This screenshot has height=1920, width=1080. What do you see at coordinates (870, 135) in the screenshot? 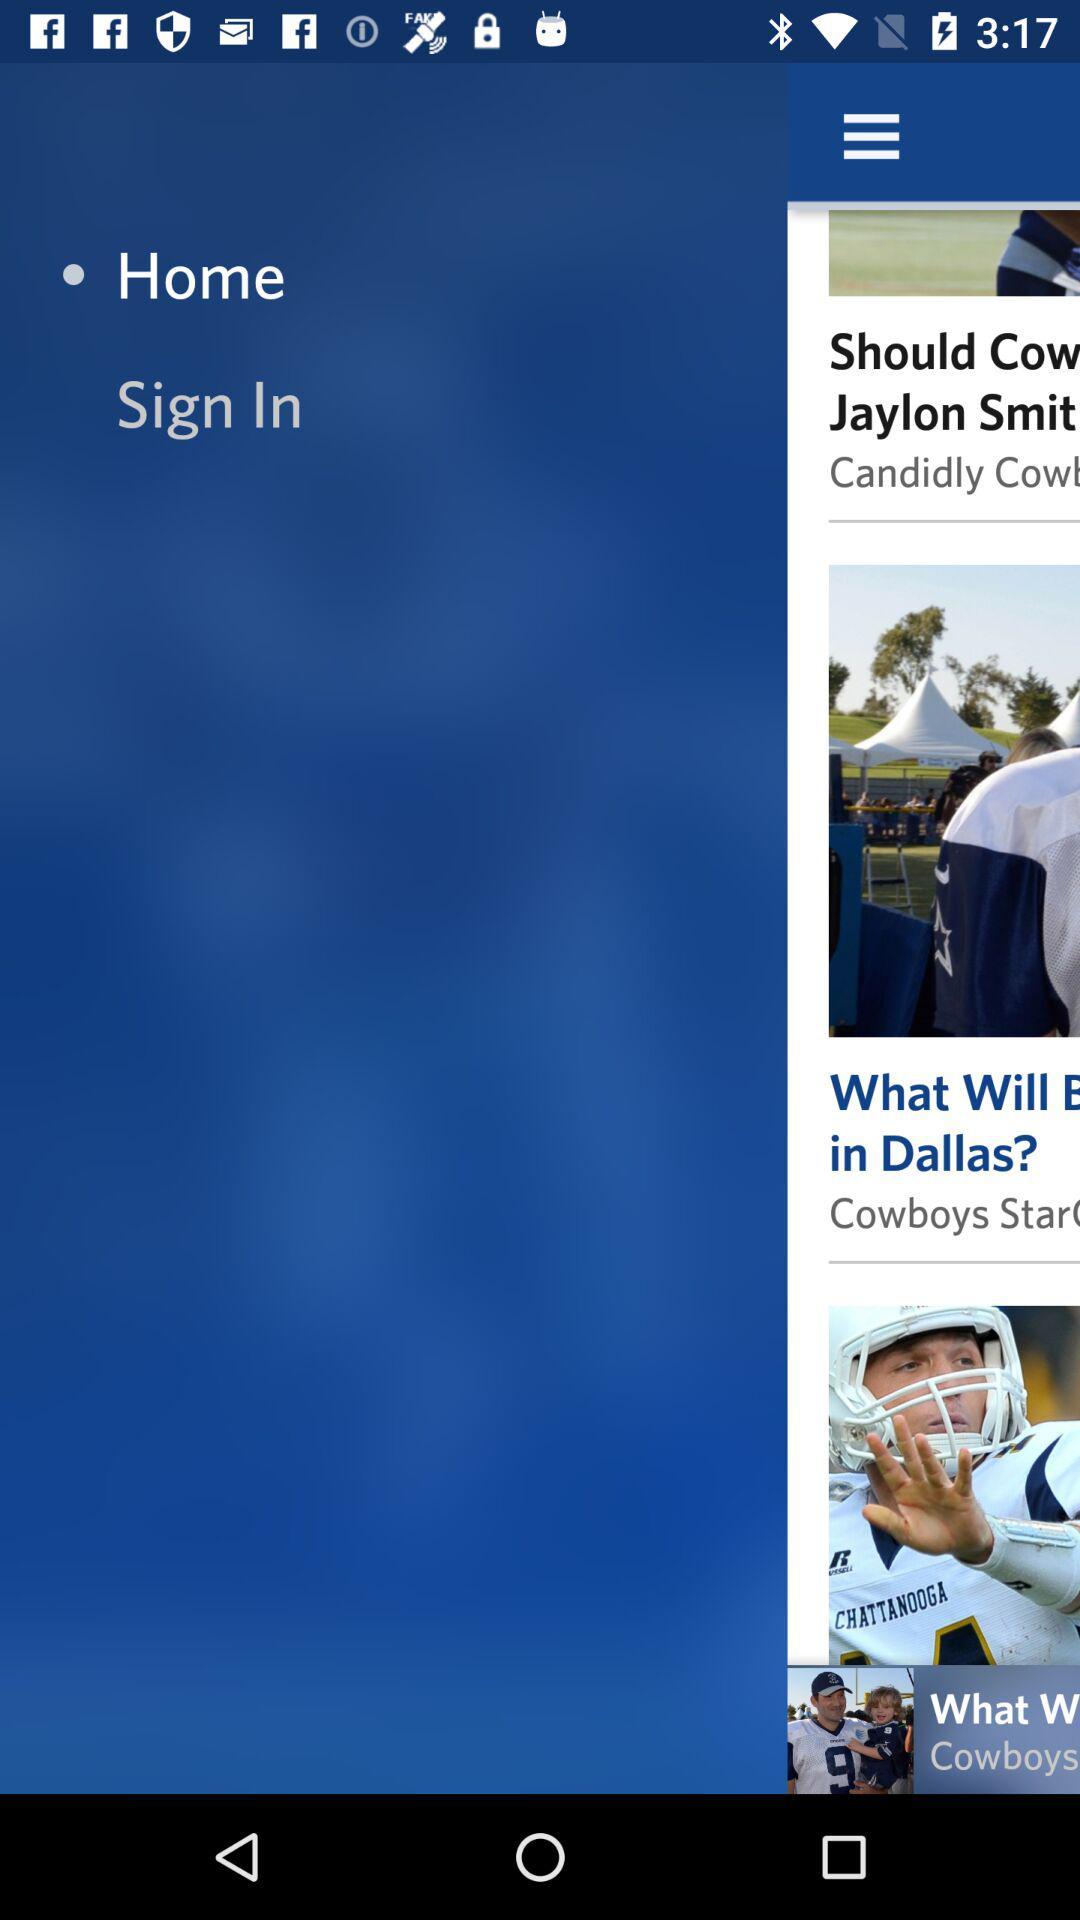
I see `menu` at bounding box center [870, 135].